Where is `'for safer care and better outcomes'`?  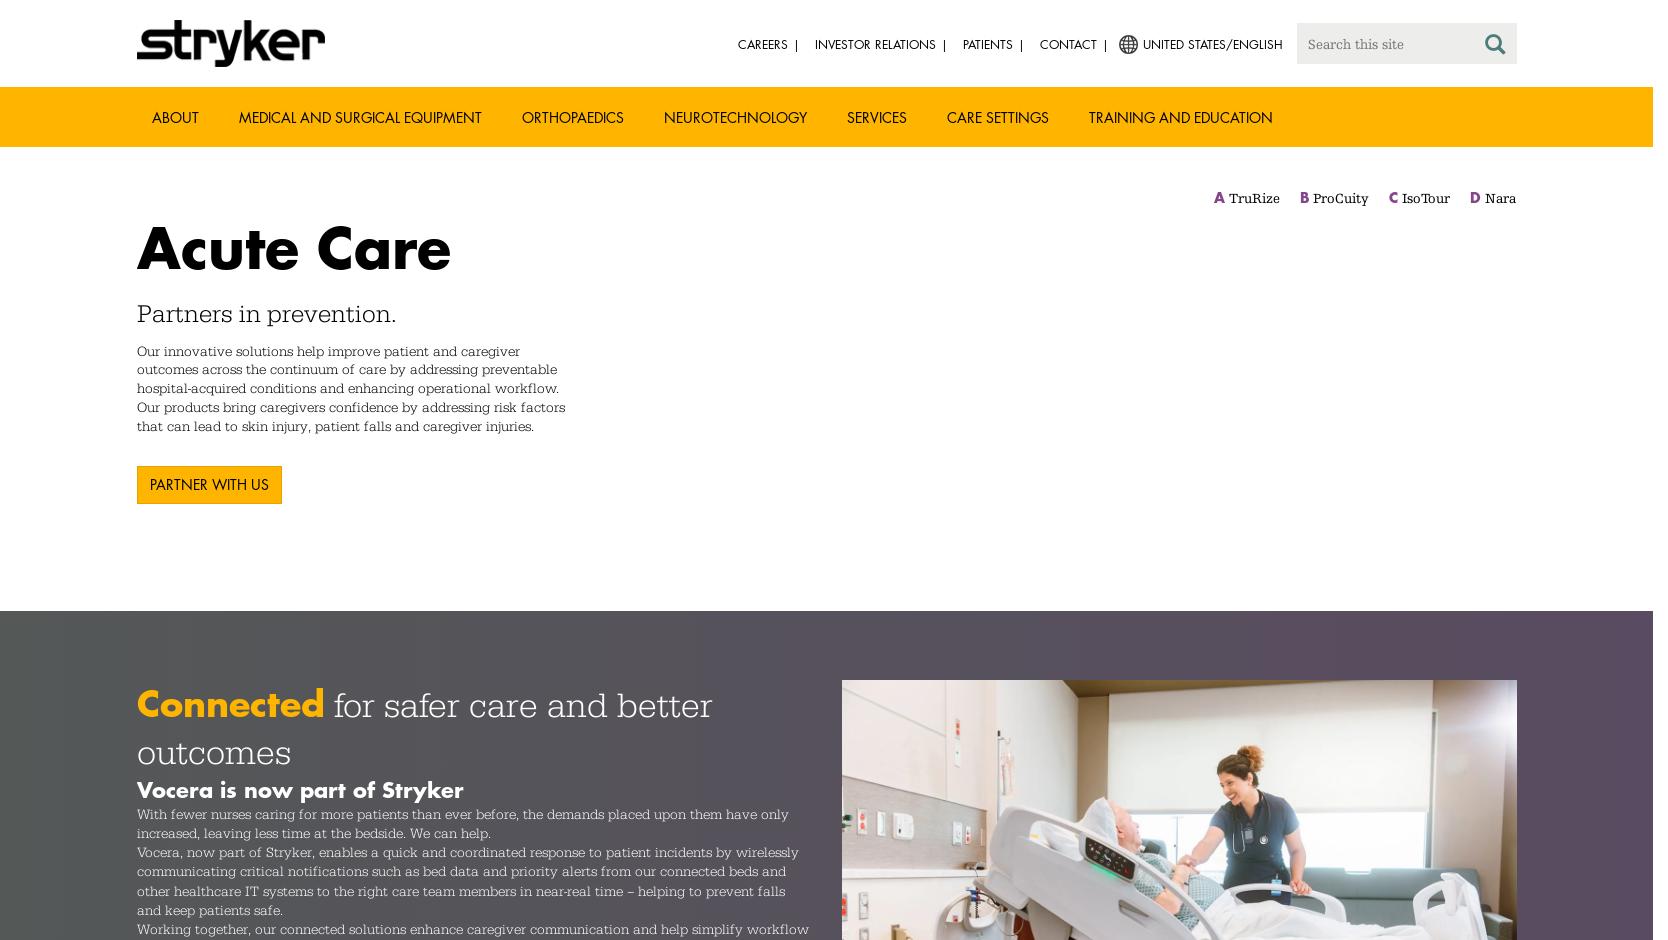
'for safer care and better outcomes' is located at coordinates (424, 728).